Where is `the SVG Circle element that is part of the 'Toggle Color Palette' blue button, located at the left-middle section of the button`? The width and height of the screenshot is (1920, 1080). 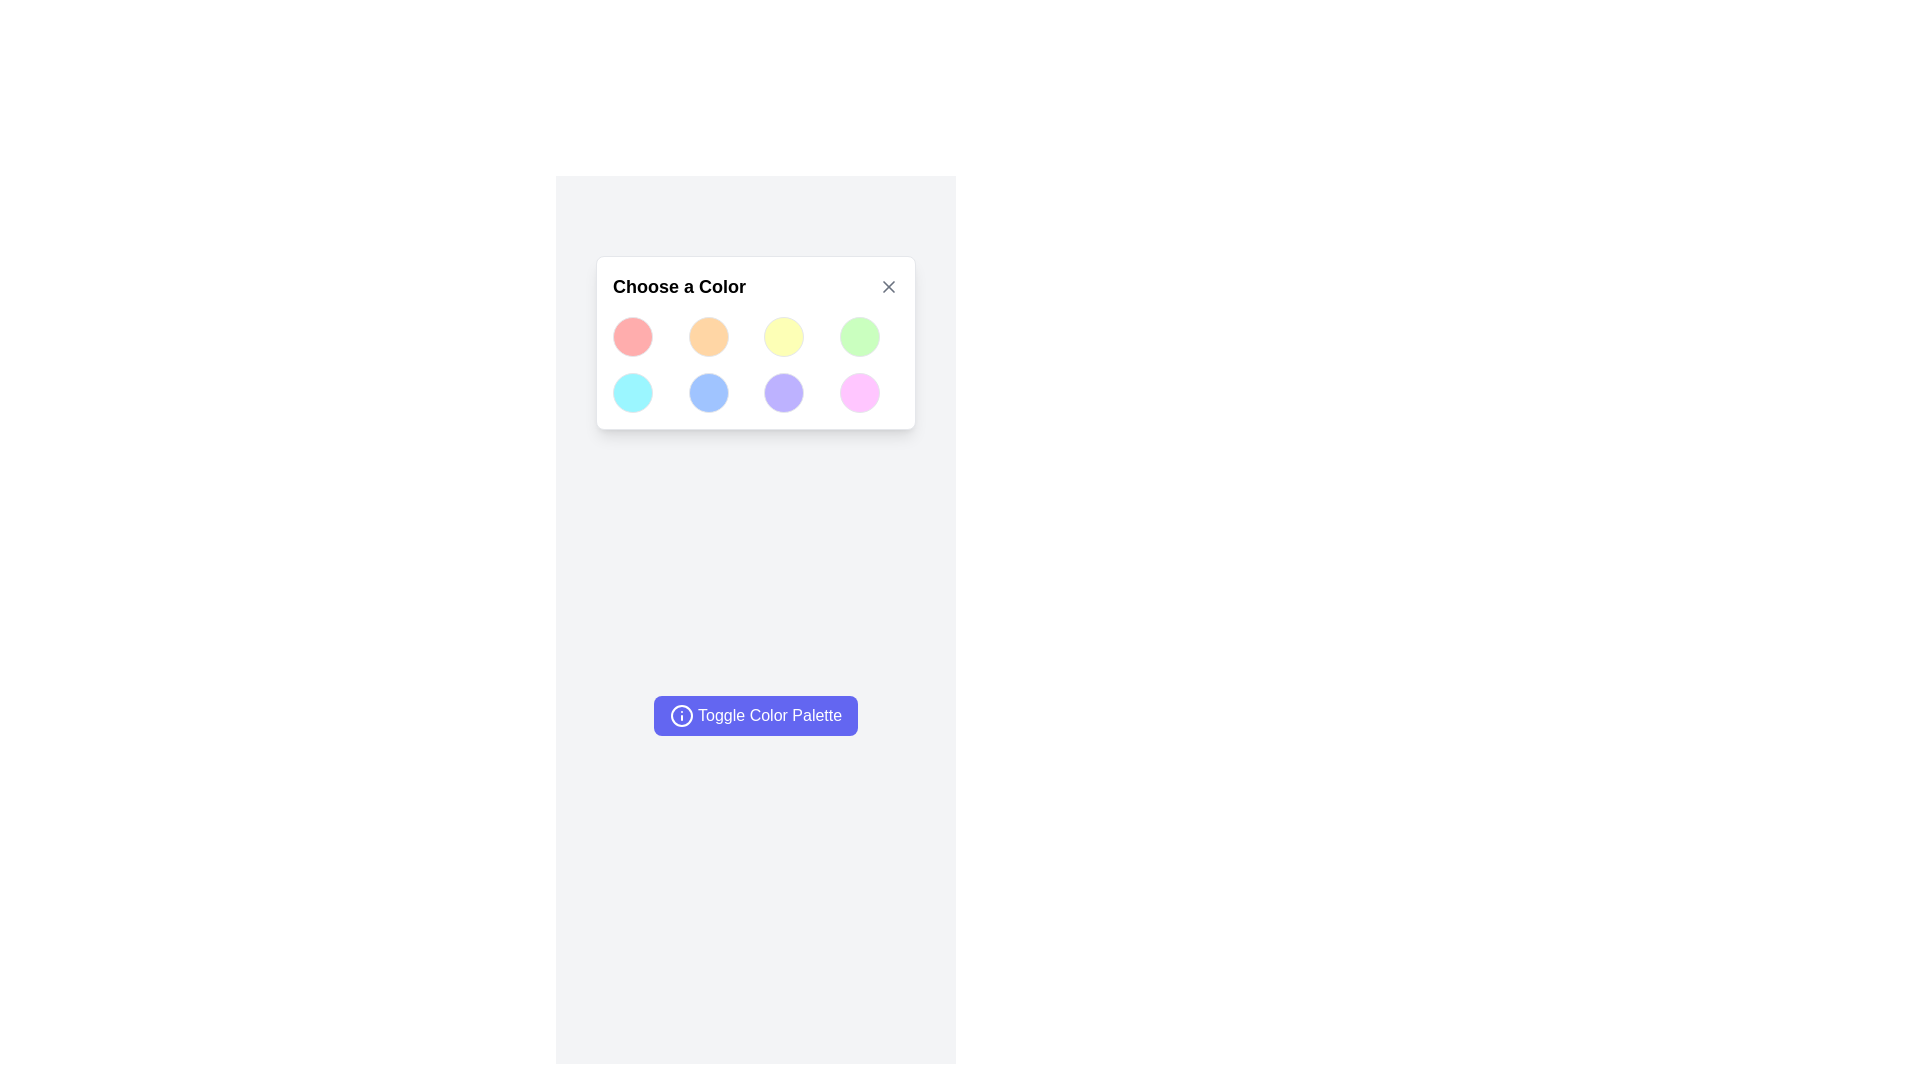
the SVG Circle element that is part of the 'Toggle Color Palette' blue button, located at the left-middle section of the button is located at coordinates (681, 715).